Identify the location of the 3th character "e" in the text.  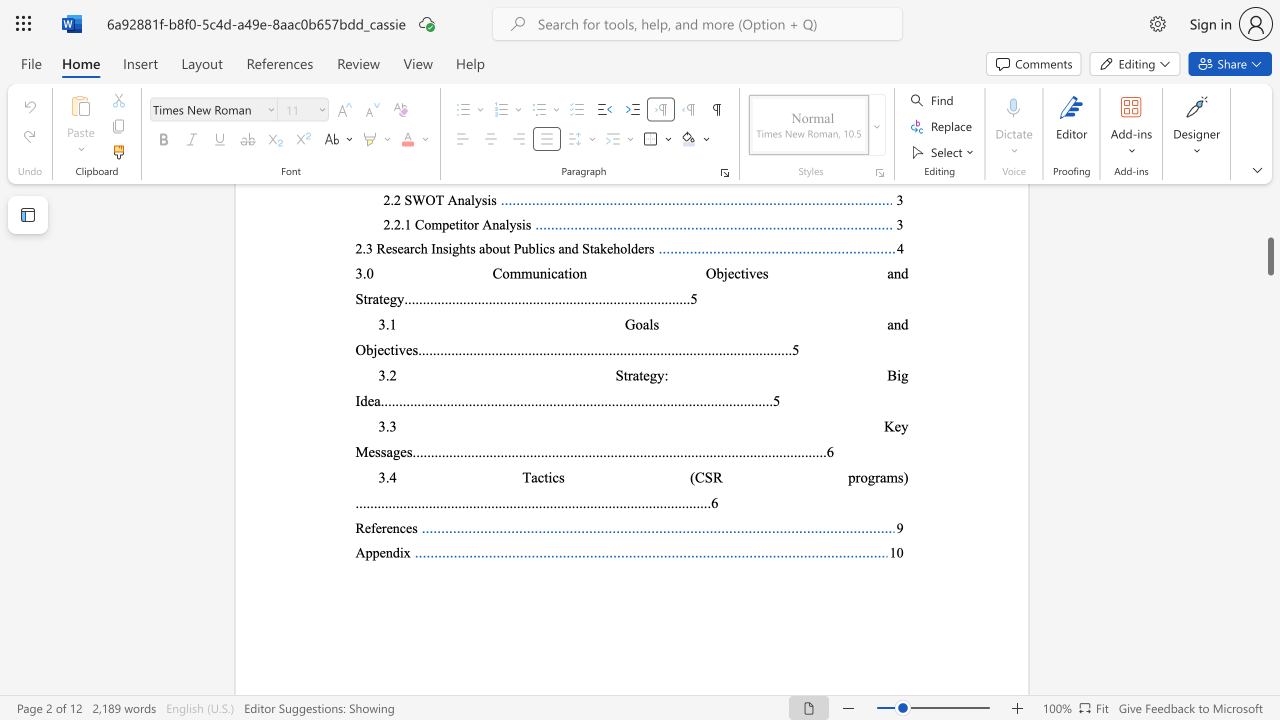
(389, 527).